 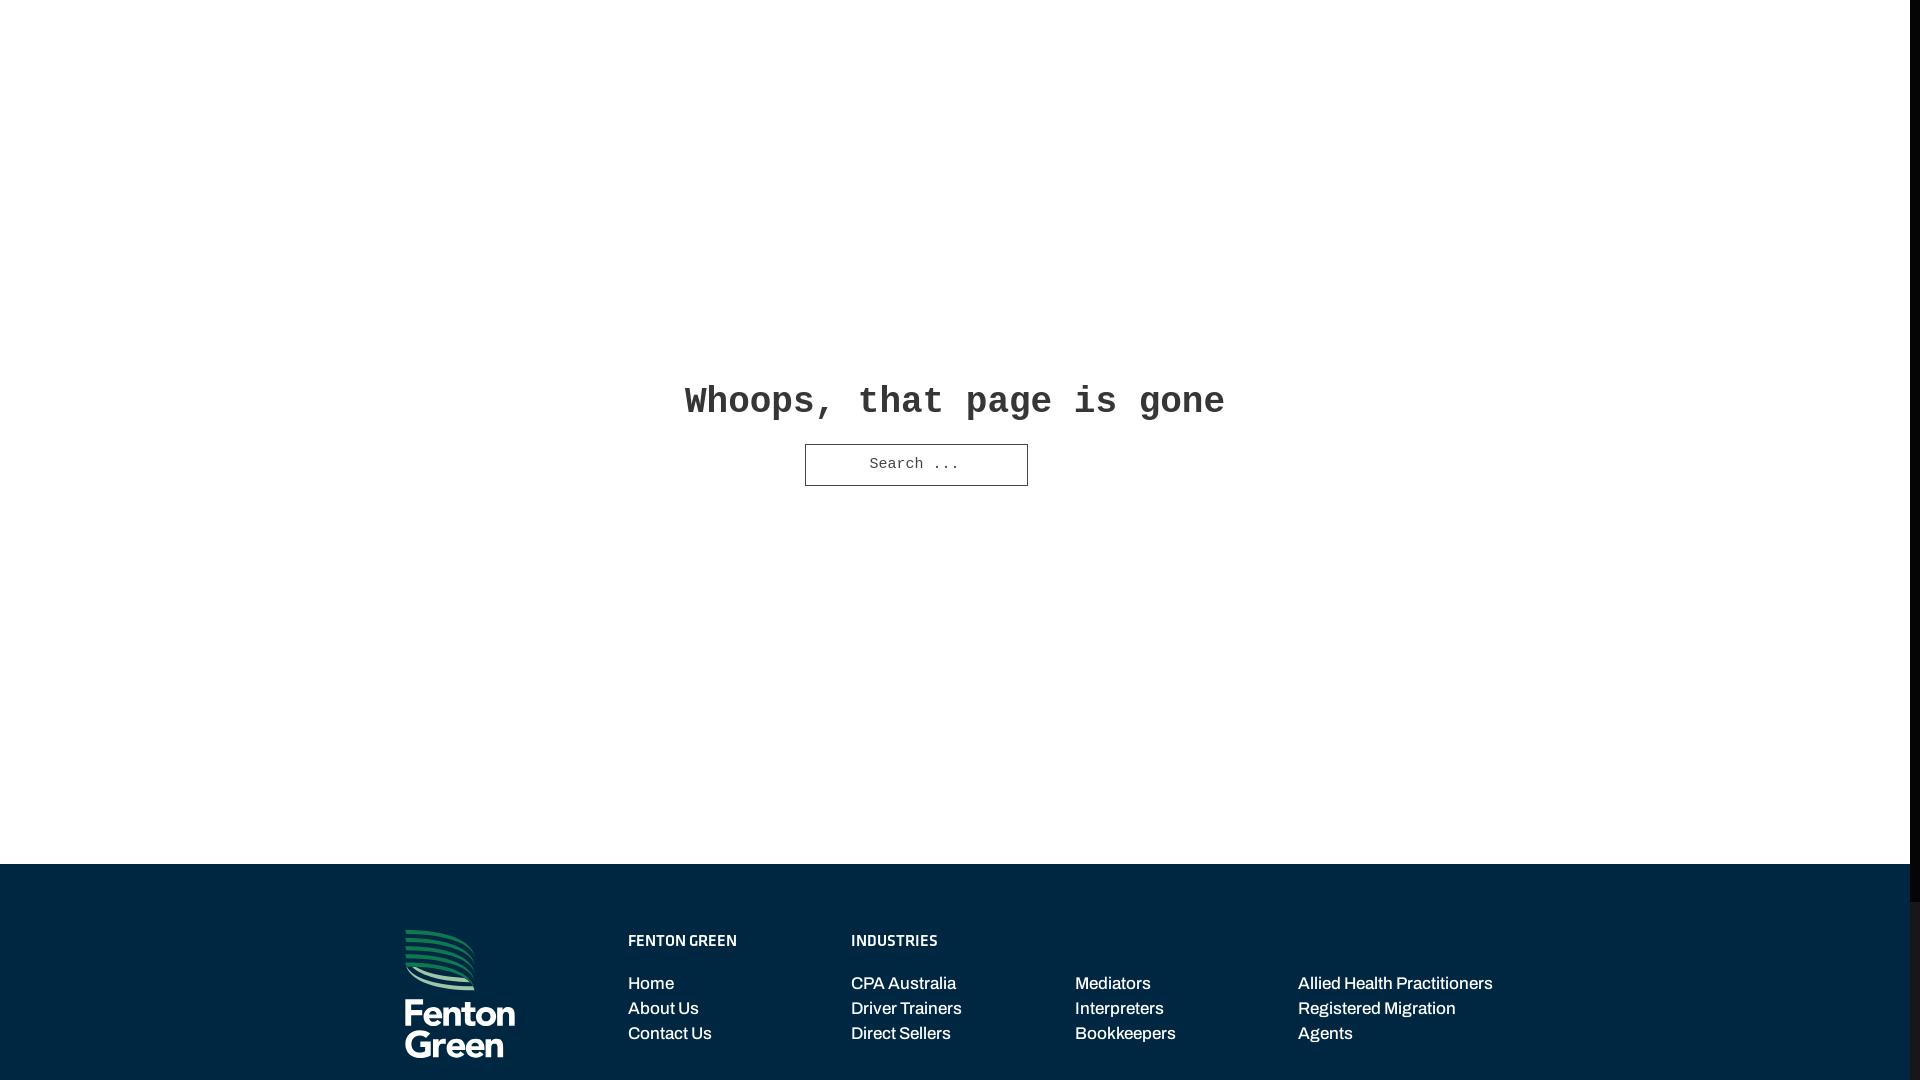 What do you see at coordinates (670, 982) in the screenshot?
I see `'Home'` at bounding box center [670, 982].